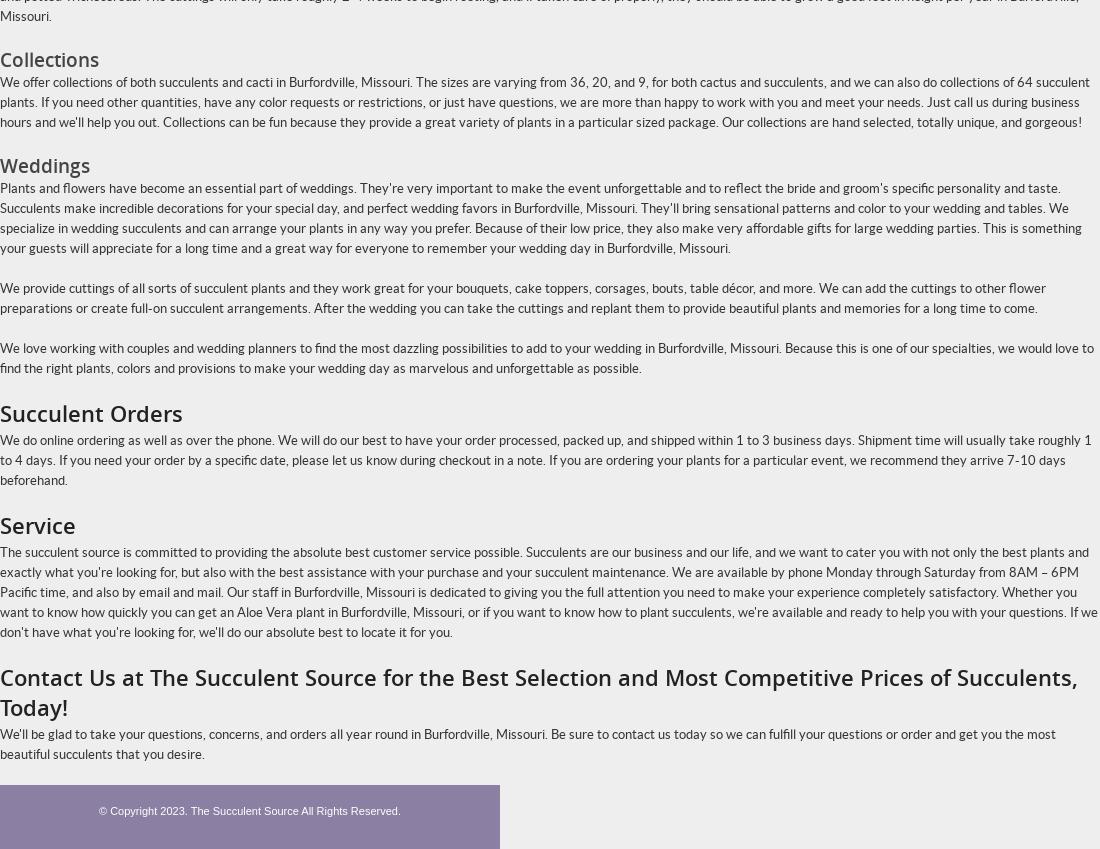 Image resolution: width=1100 pixels, height=849 pixels. I want to click on 'Contact Us at The Succulent Source for the Best Selection and Most Competitive Prices of Succulents, Today!', so click(539, 692).